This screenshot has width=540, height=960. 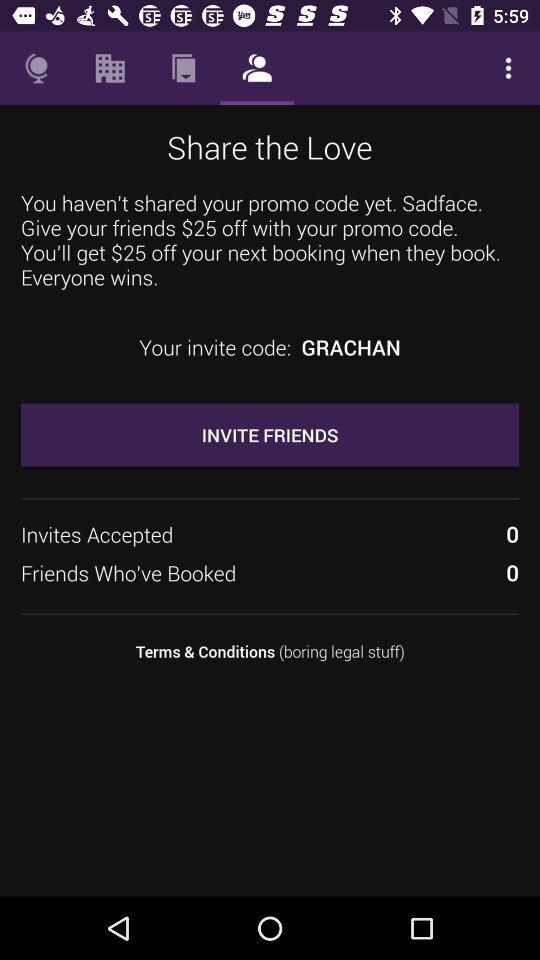 What do you see at coordinates (183, 68) in the screenshot?
I see `the icon above the share the love item` at bounding box center [183, 68].